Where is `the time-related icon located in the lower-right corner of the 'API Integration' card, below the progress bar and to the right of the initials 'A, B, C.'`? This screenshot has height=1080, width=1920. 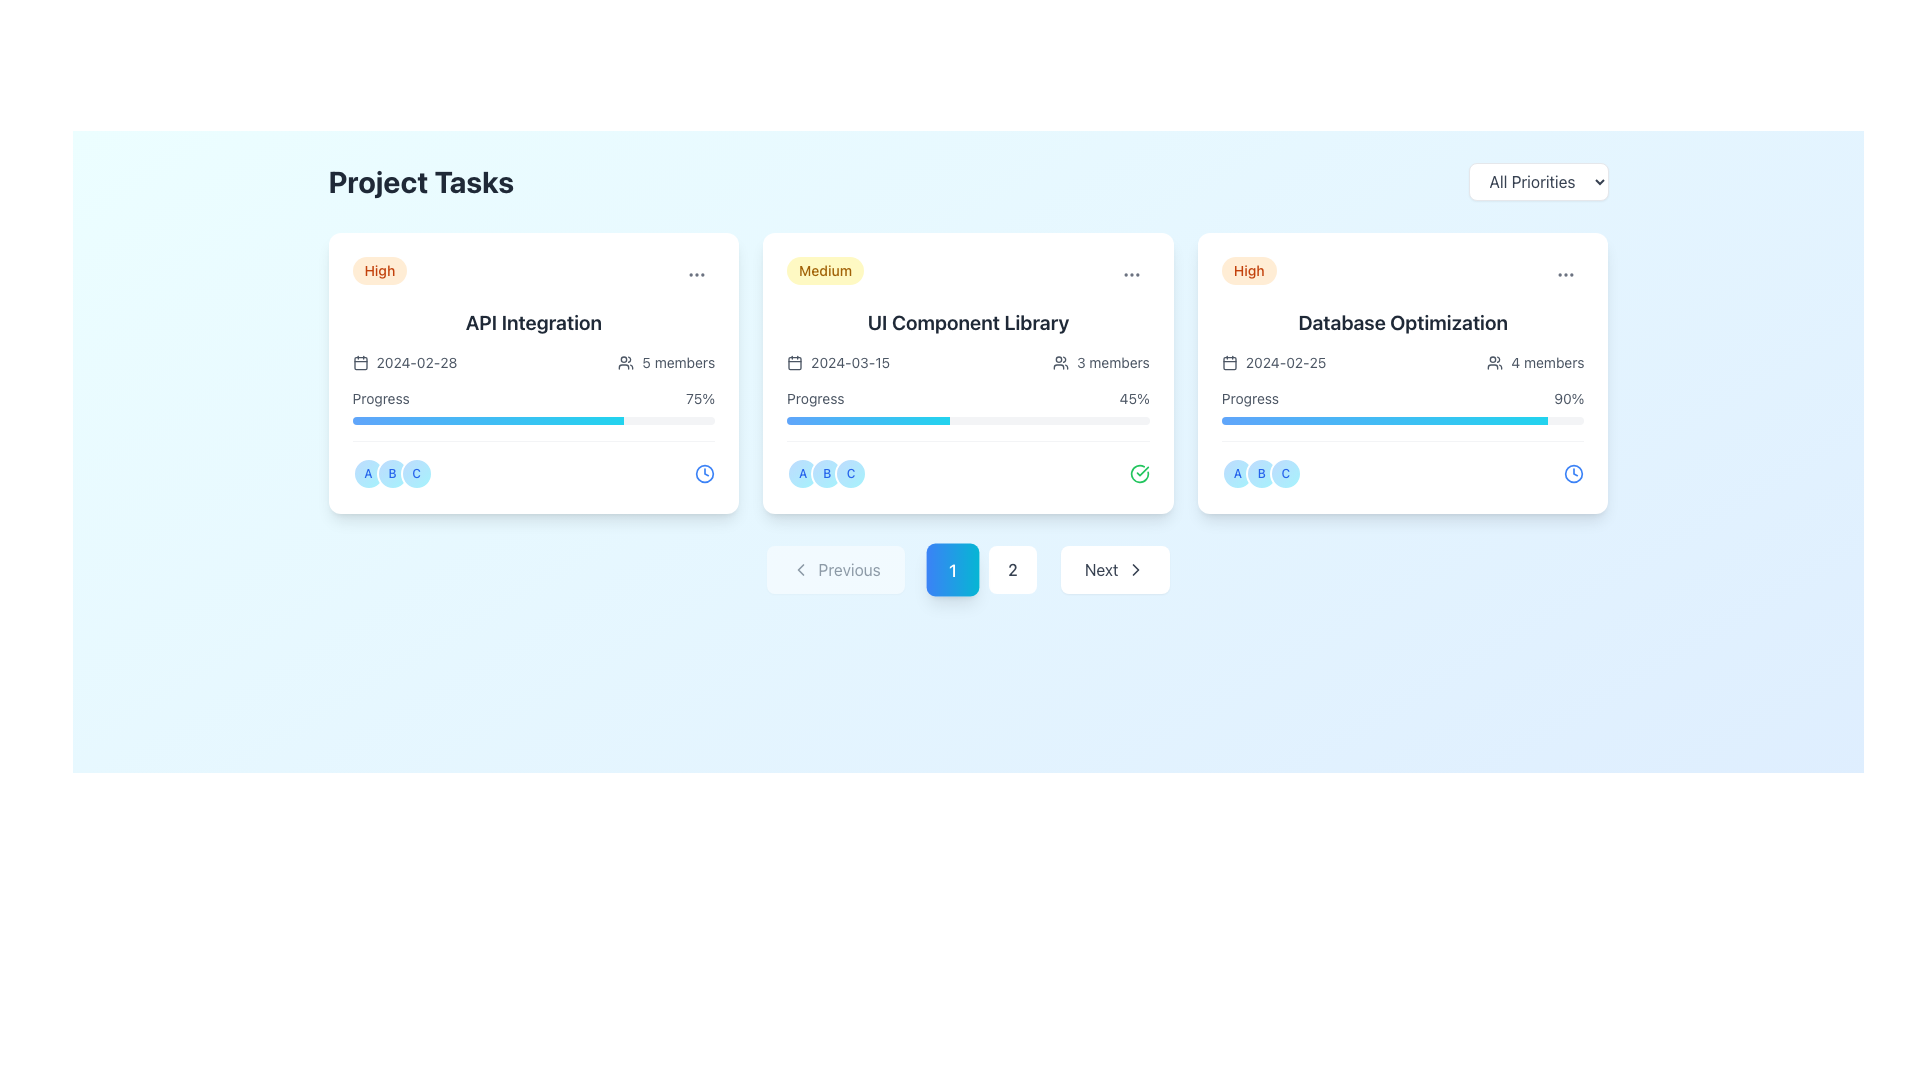
the time-related icon located in the lower-right corner of the 'API Integration' card, below the progress bar and to the right of the initials 'A, B, C.' is located at coordinates (705, 474).